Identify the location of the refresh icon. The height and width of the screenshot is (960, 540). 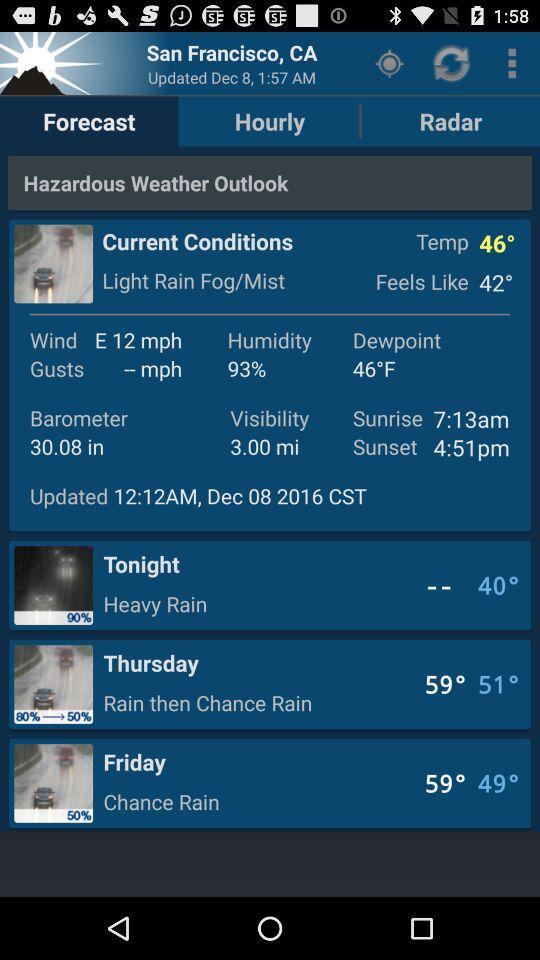
(452, 67).